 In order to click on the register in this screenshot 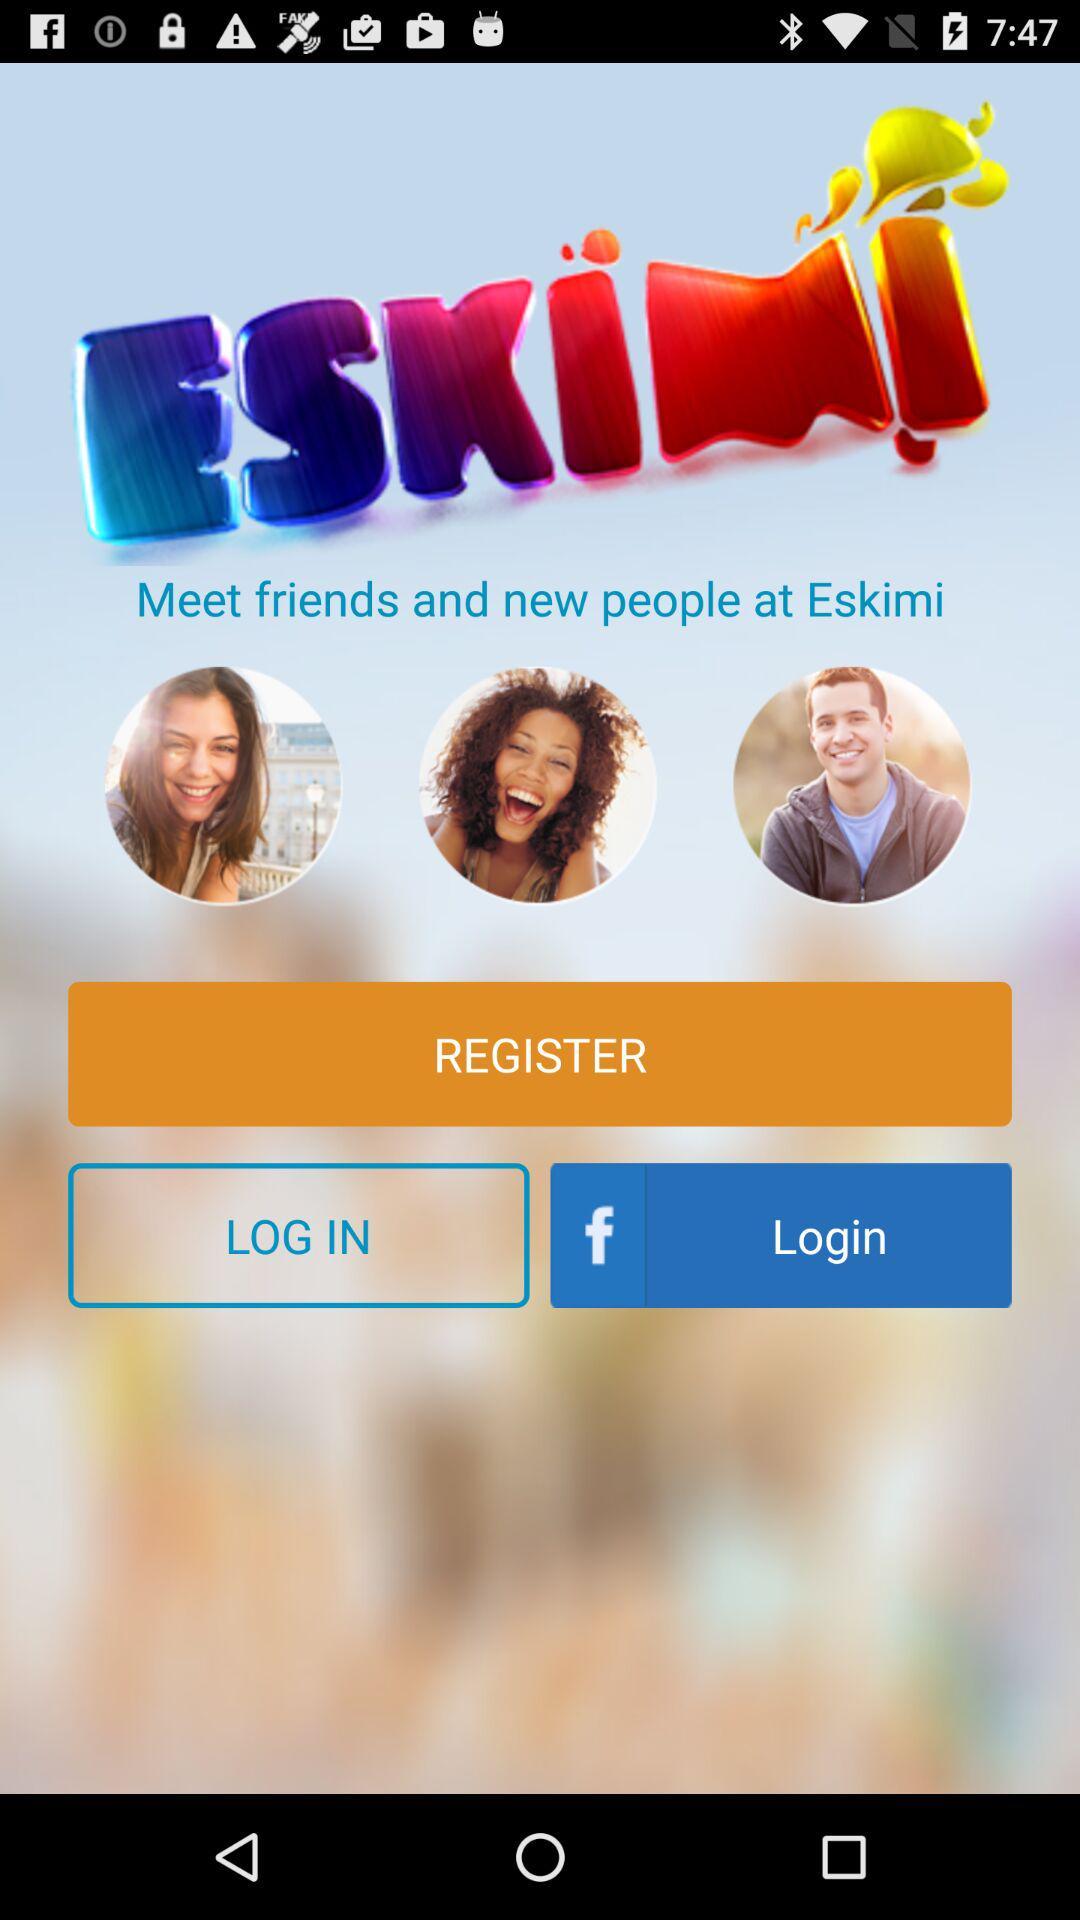, I will do `click(540, 1053)`.